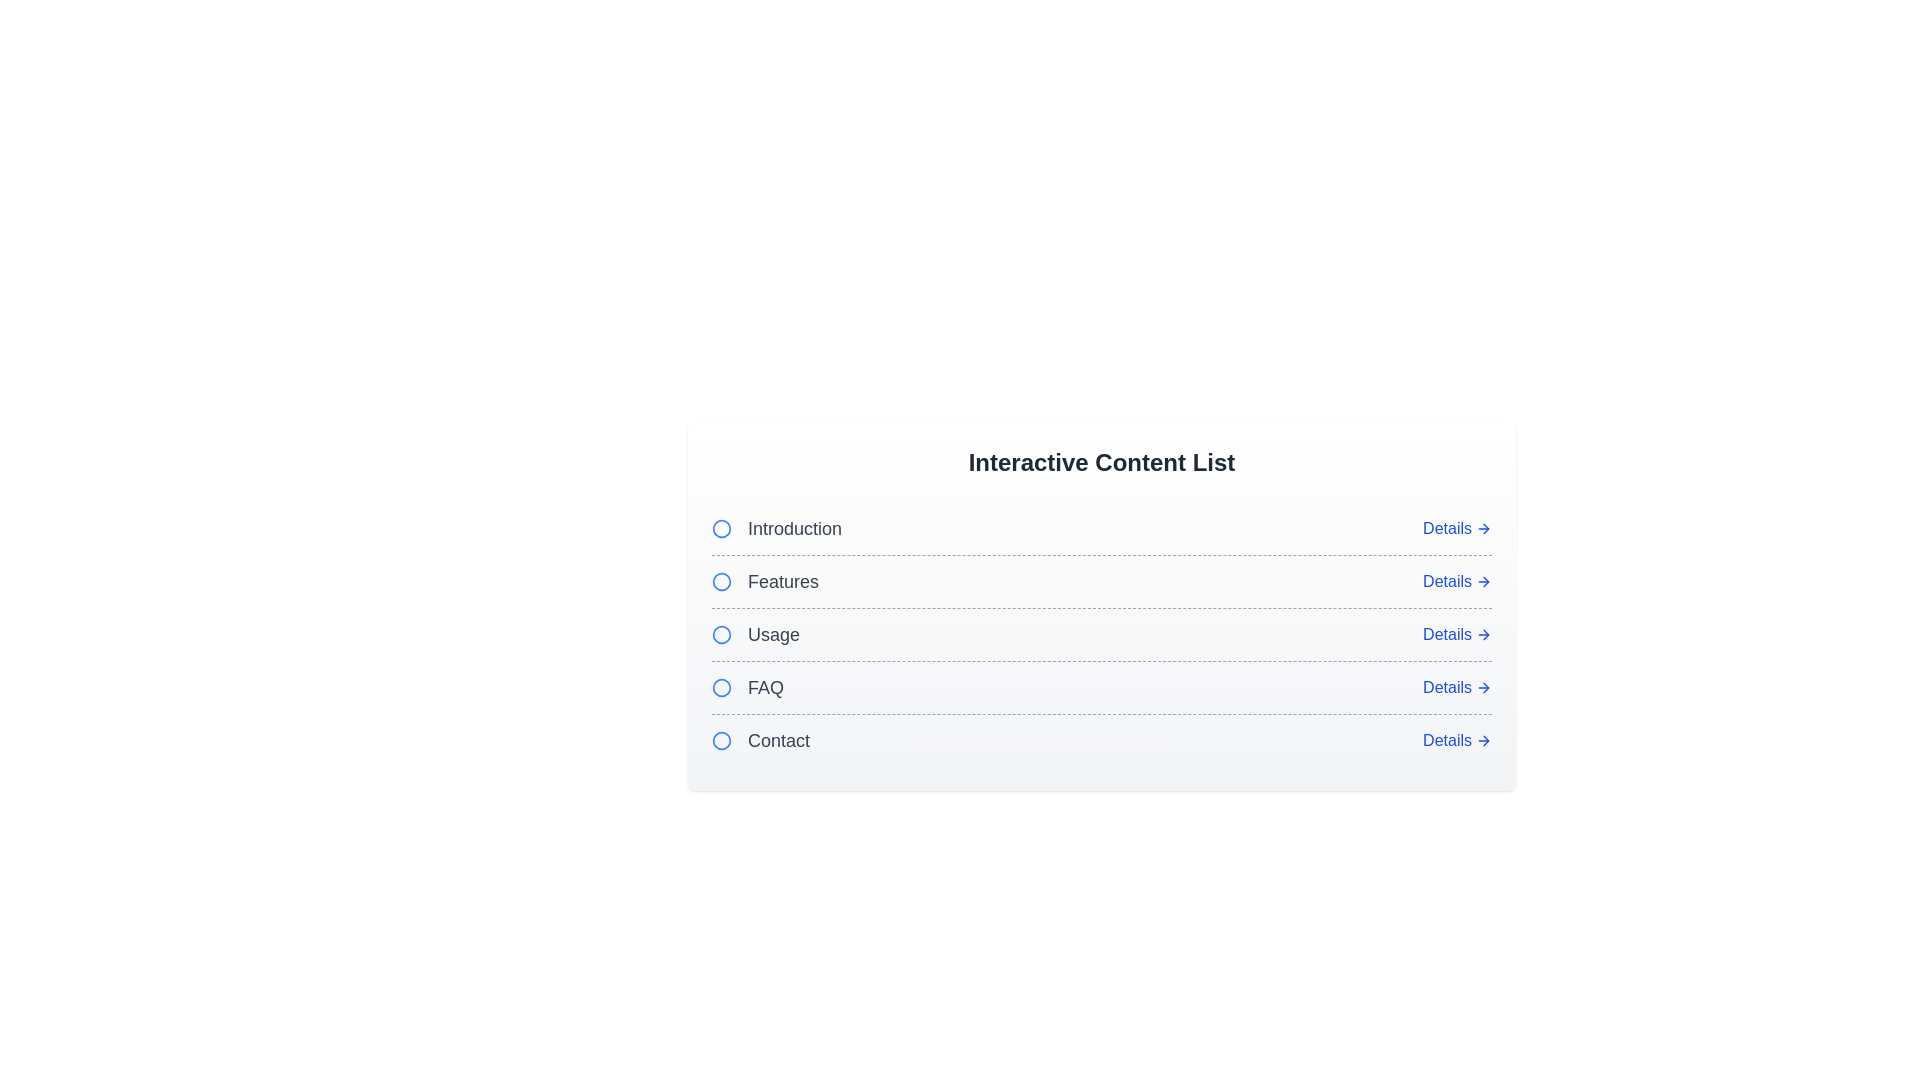 The image size is (1920, 1080). What do you see at coordinates (772, 635) in the screenshot?
I see `text label displaying 'Usage', which is the third label in a vertical list of items, styled in gray color` at bounding box center [772, 635].